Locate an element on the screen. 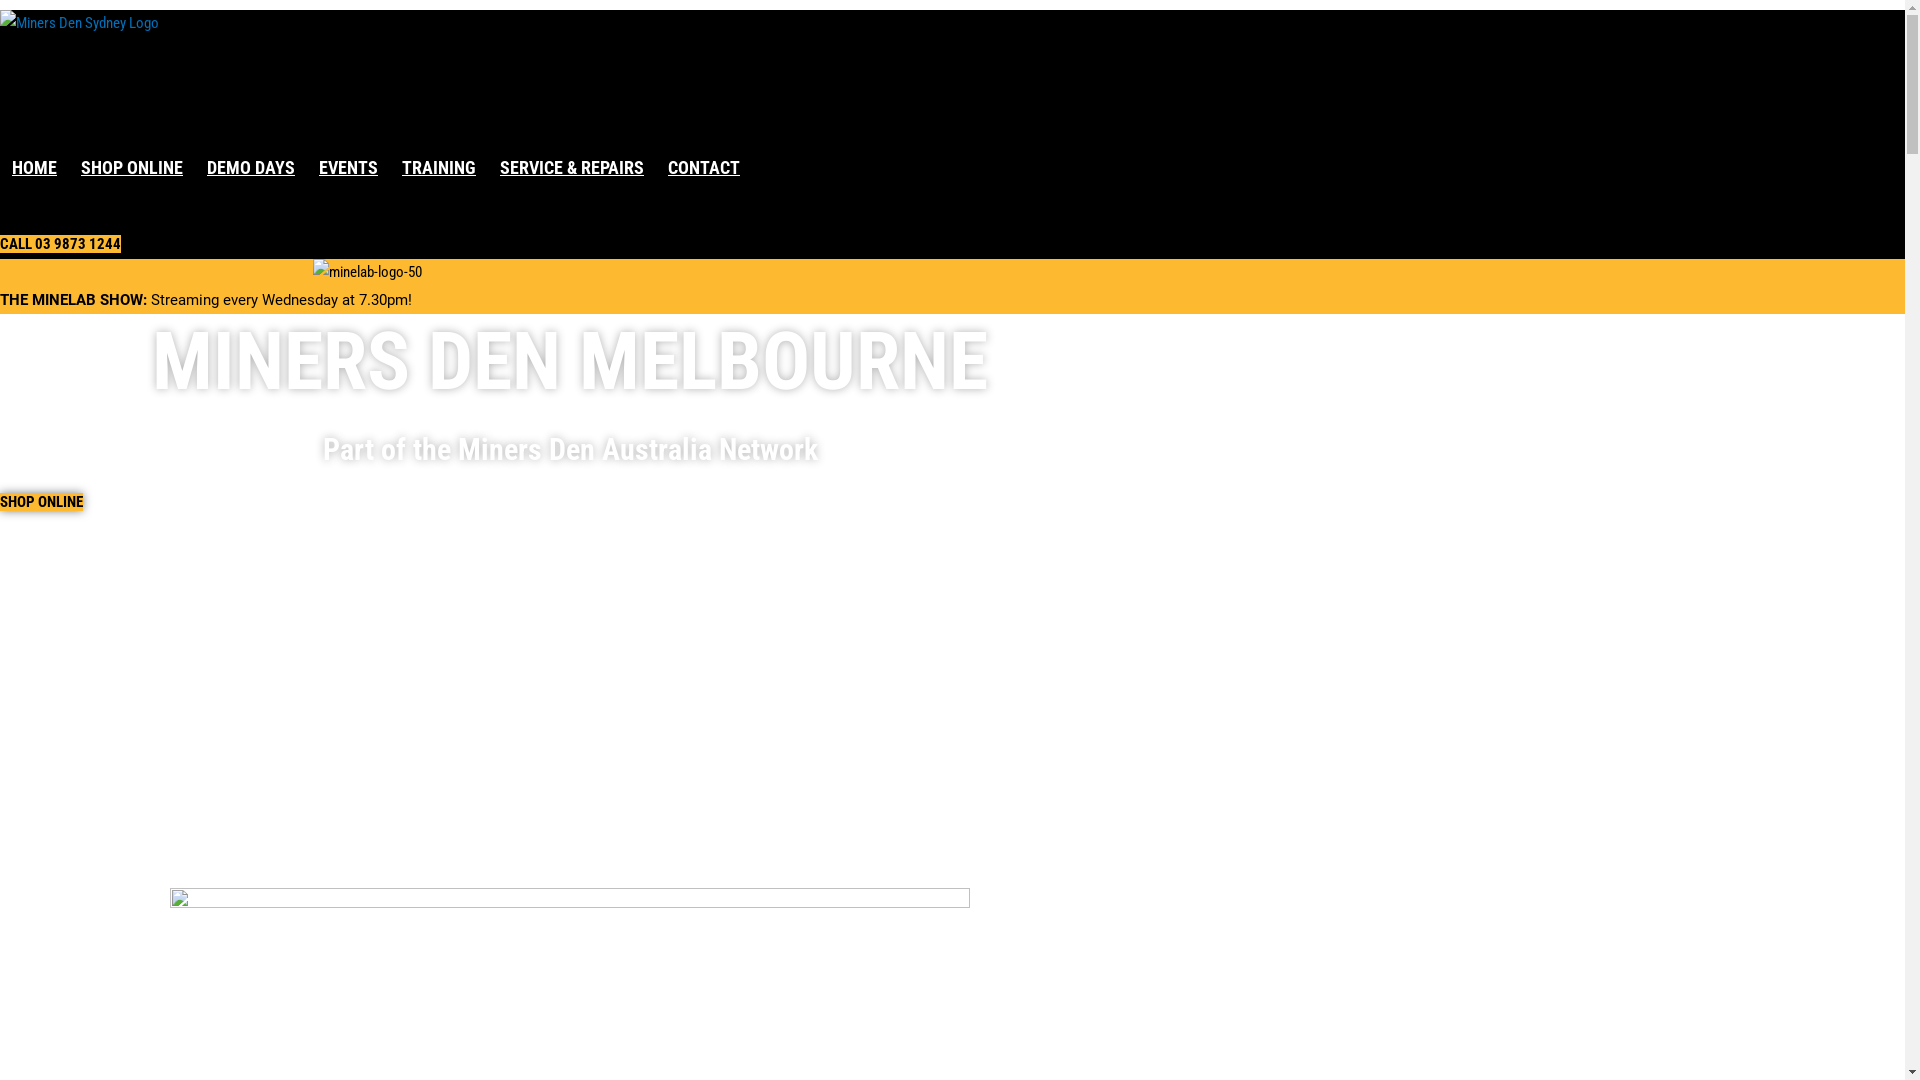 The width and height of the screenshot is (1920, 1080). 'SHOP ONLINE' is located at coordinates (41, 500).